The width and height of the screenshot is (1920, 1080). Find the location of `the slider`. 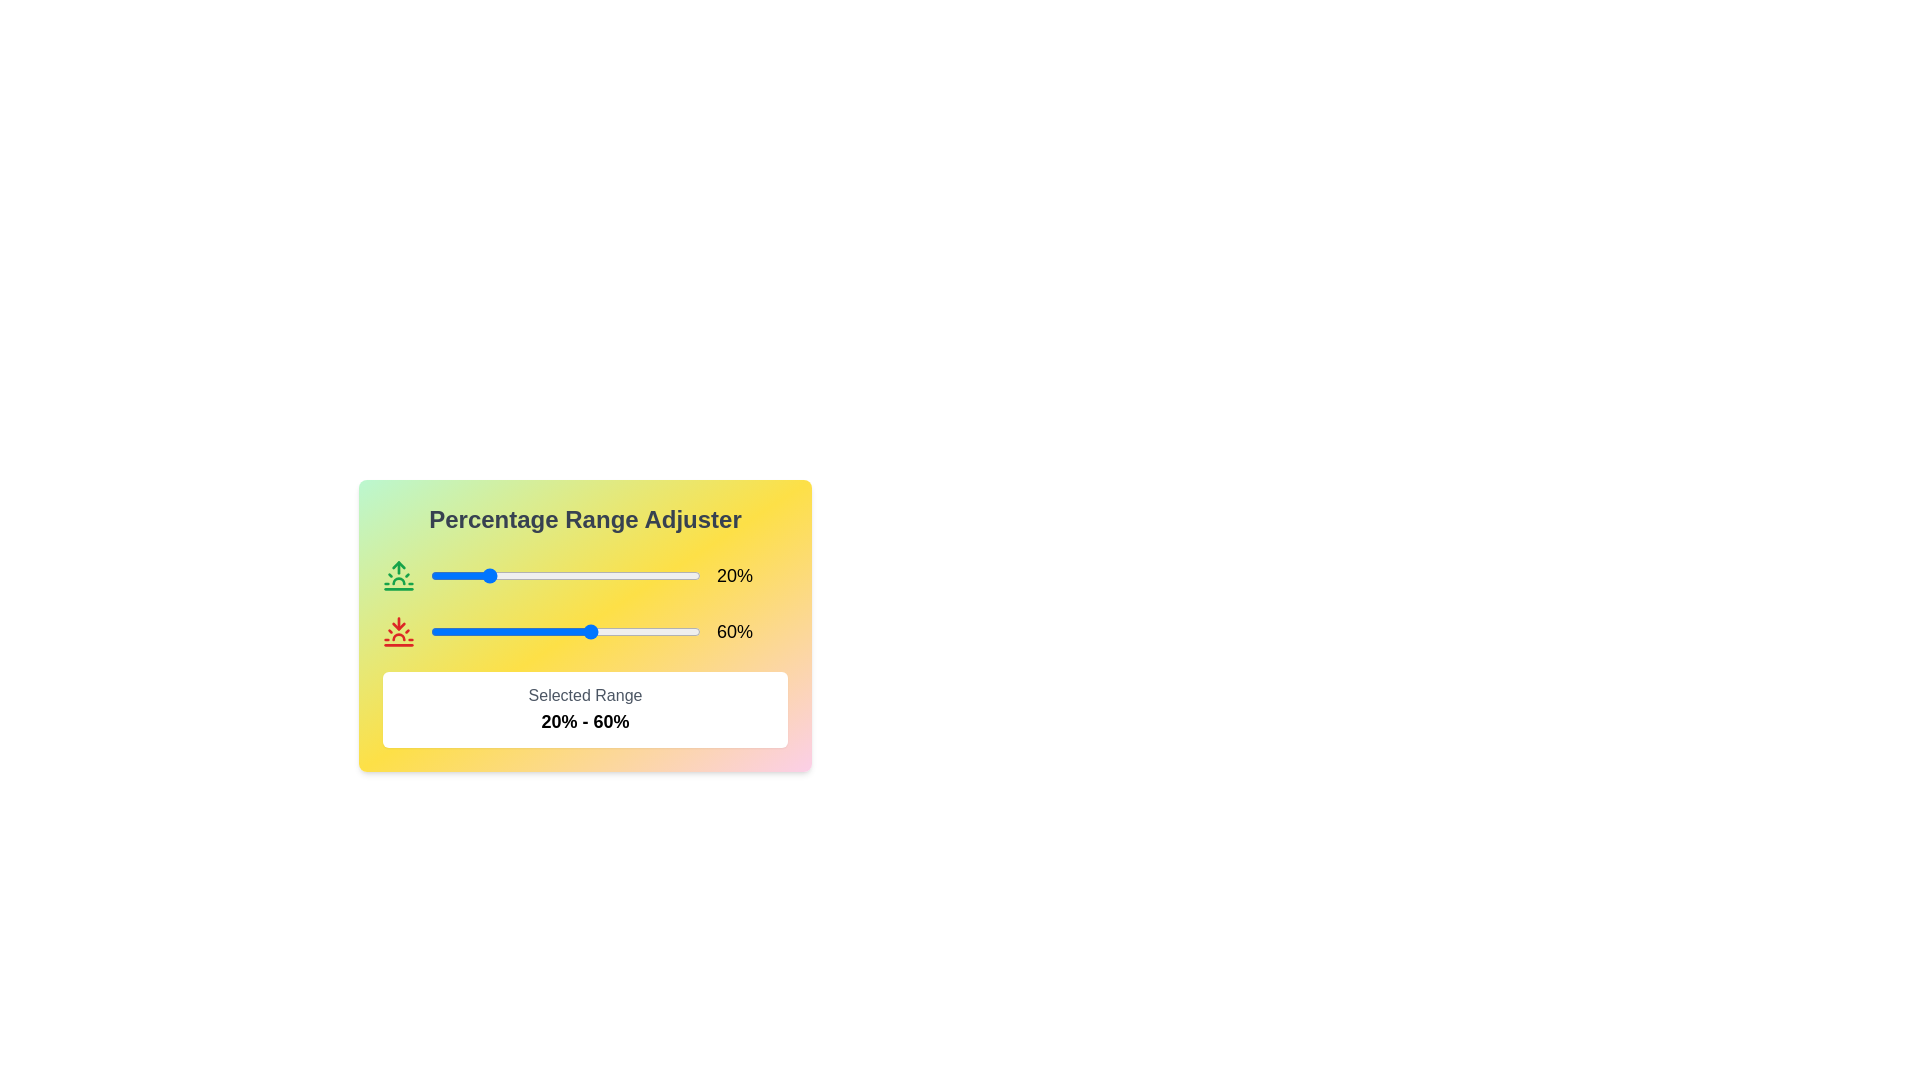

the slider is located at coordinates (503, 575).